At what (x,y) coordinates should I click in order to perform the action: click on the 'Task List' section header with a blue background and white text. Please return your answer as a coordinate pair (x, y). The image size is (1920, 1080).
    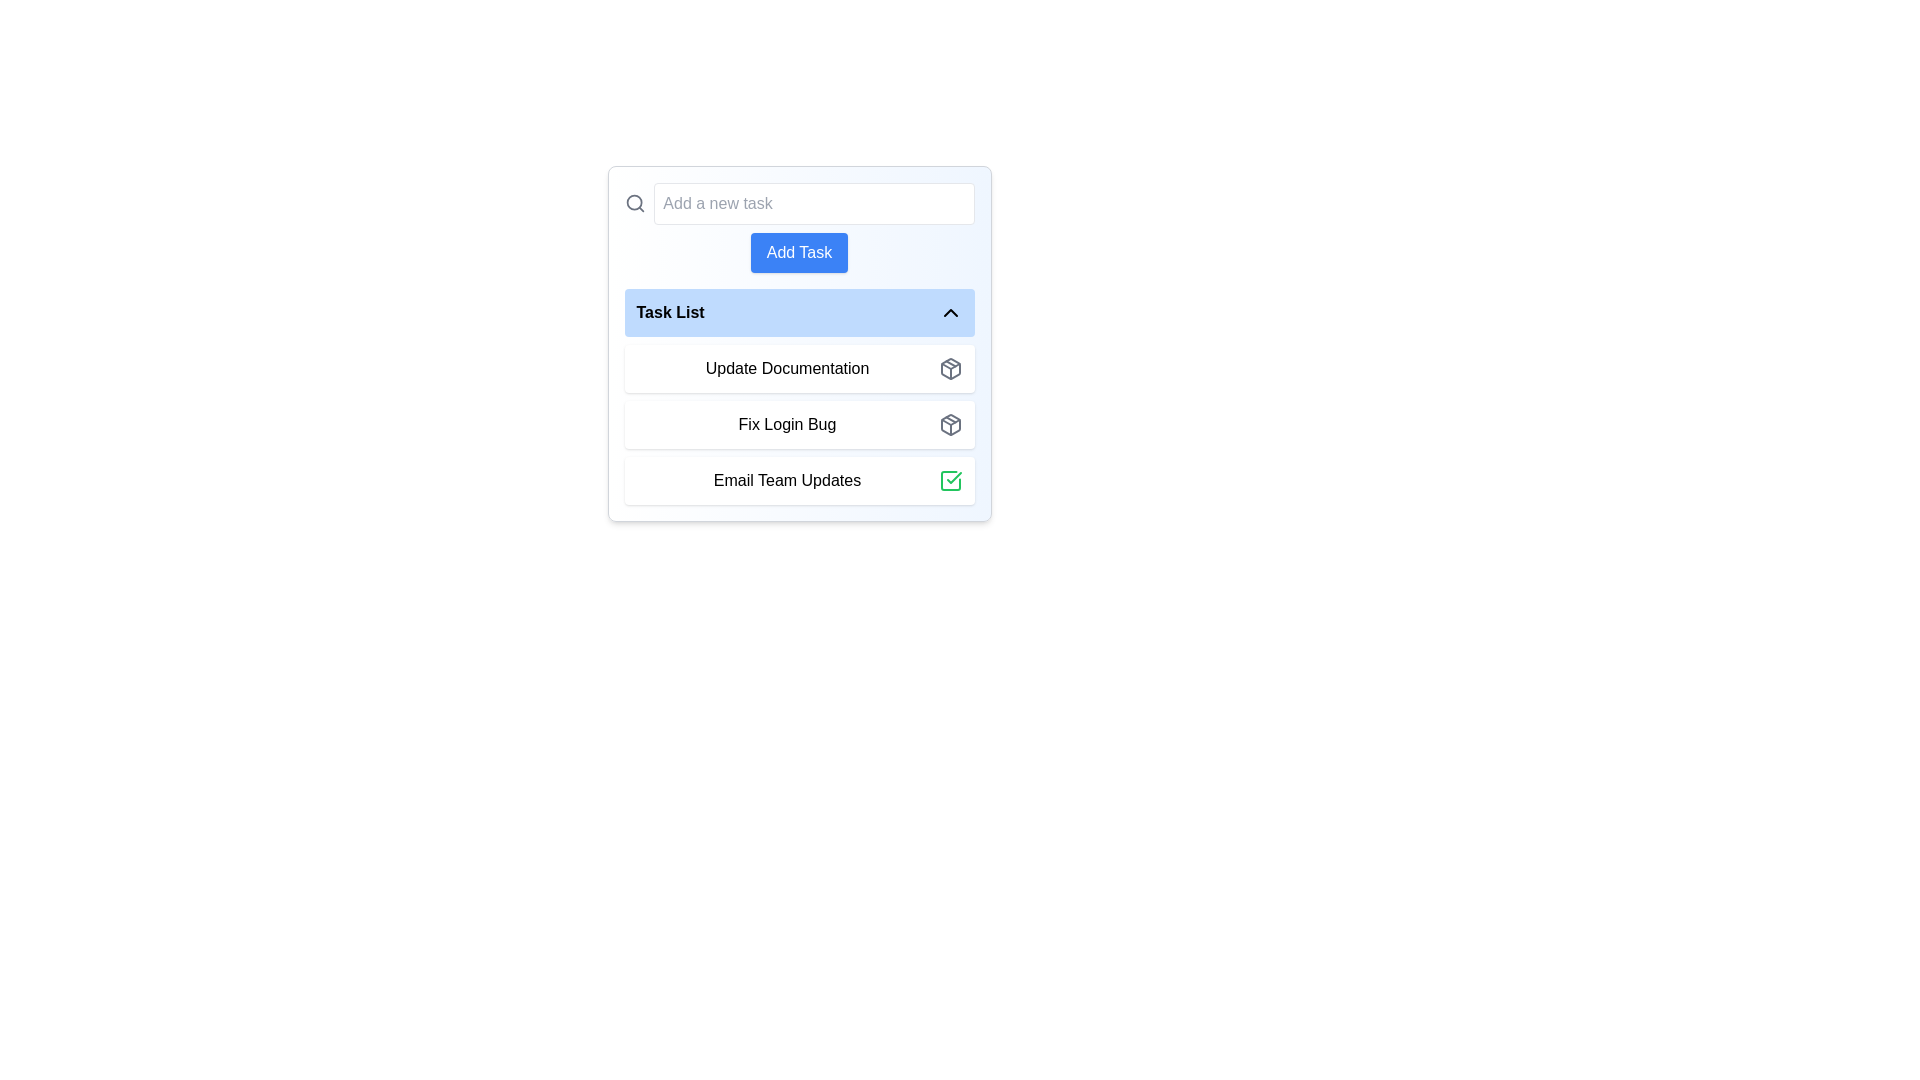
    Looking at the image, I should click on (798, 342).